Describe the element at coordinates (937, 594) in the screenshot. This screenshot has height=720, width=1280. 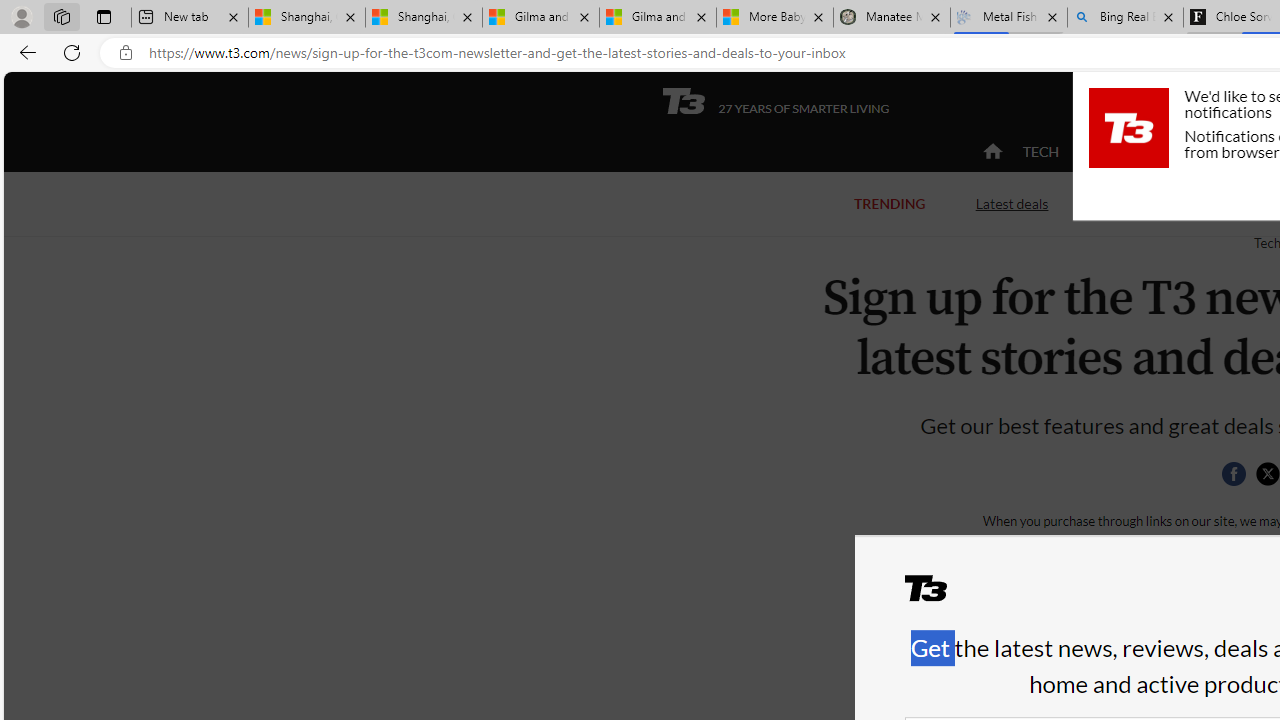
I see `'T3'` at that location.